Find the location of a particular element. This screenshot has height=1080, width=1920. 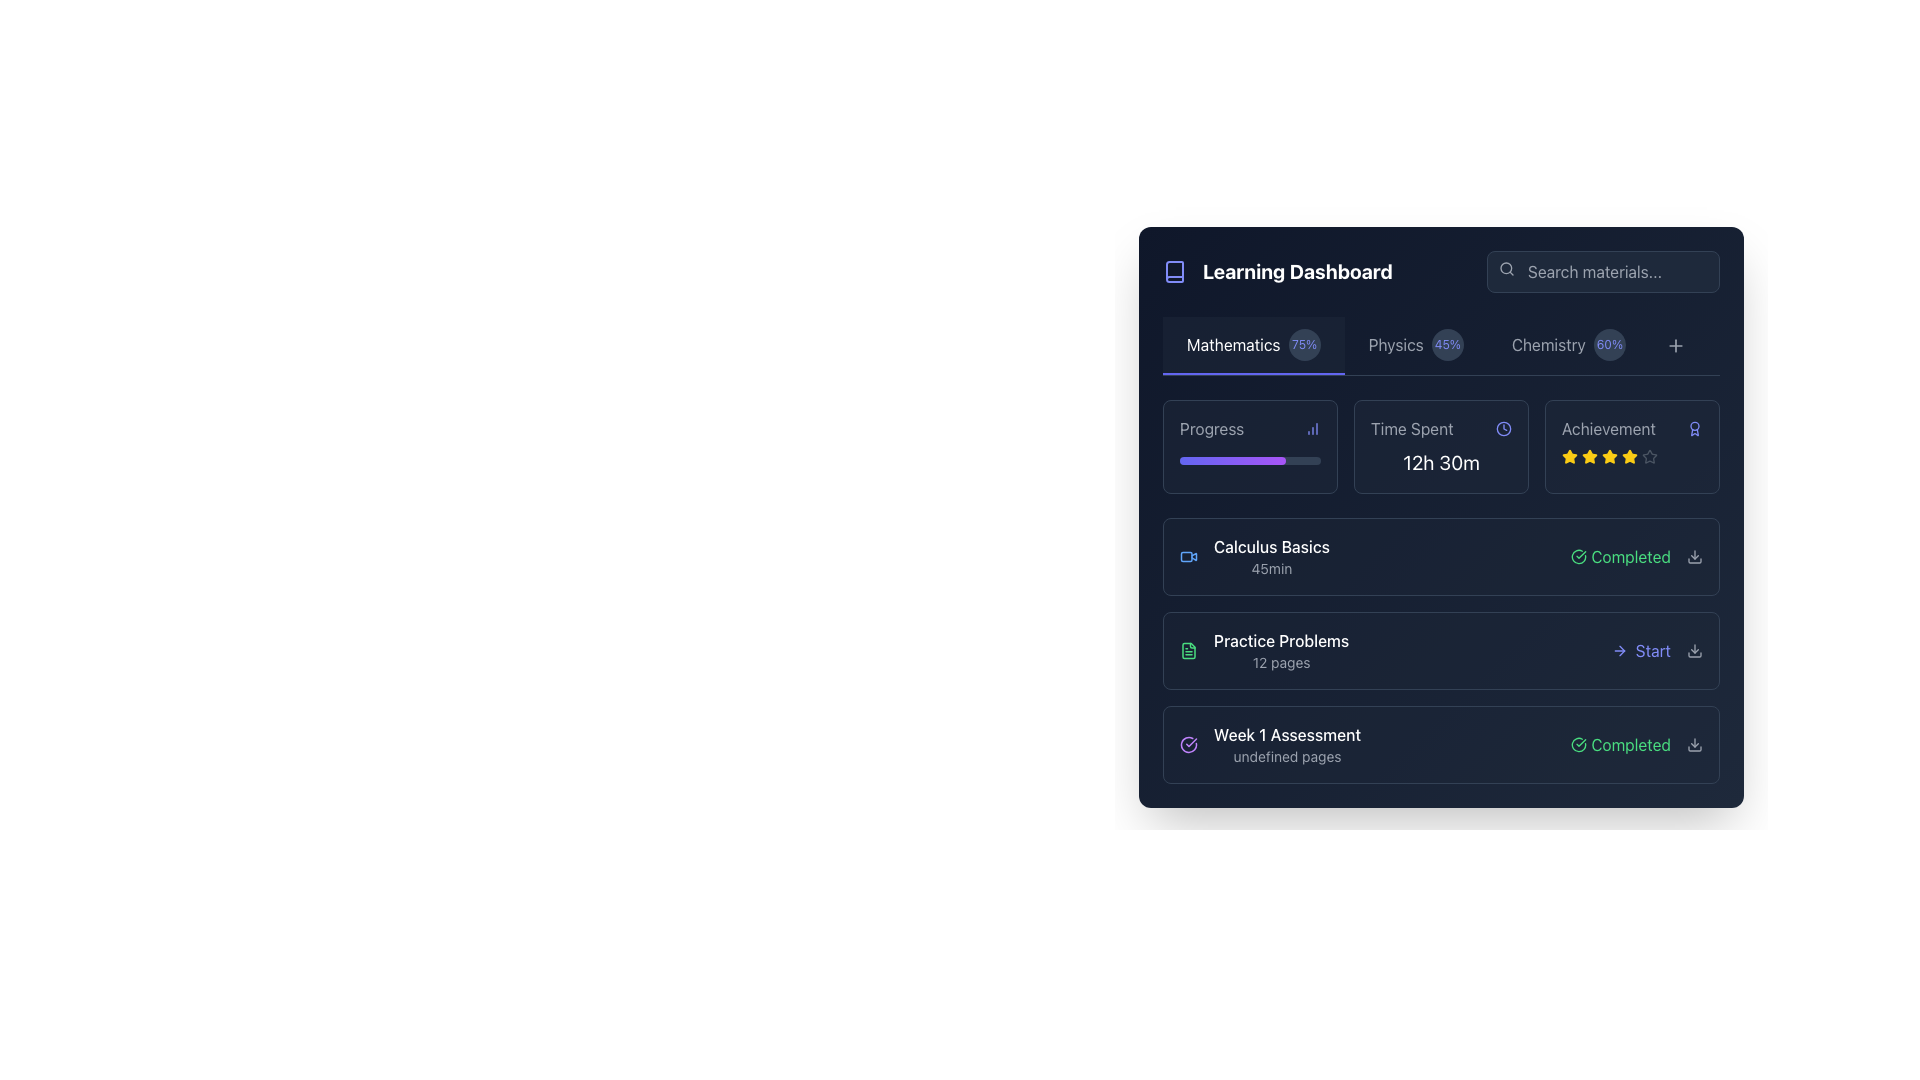

the small circular button with a plus sign located at the top-right corner of the section is located at coordinates (1675, 345).